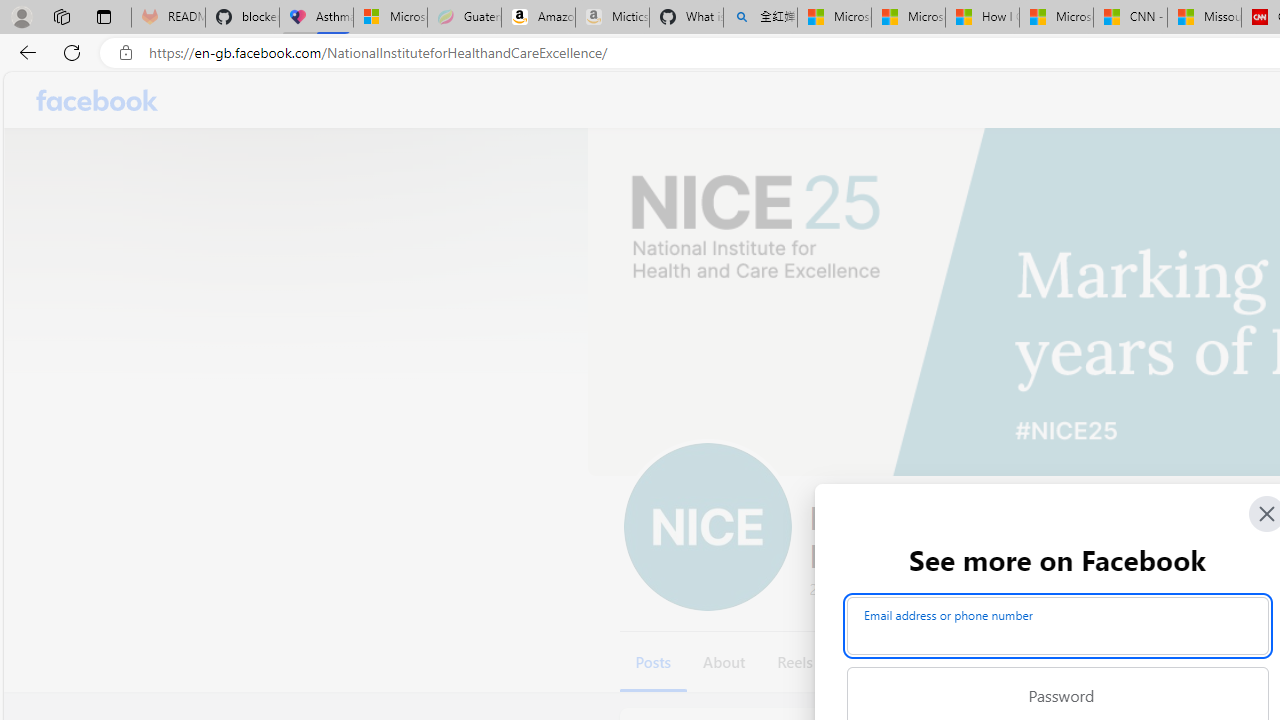 The width and height of the screenshot is (1280, 720). I want to click on 'Asthma Inhalers: Names and Types', so click(315, 17).